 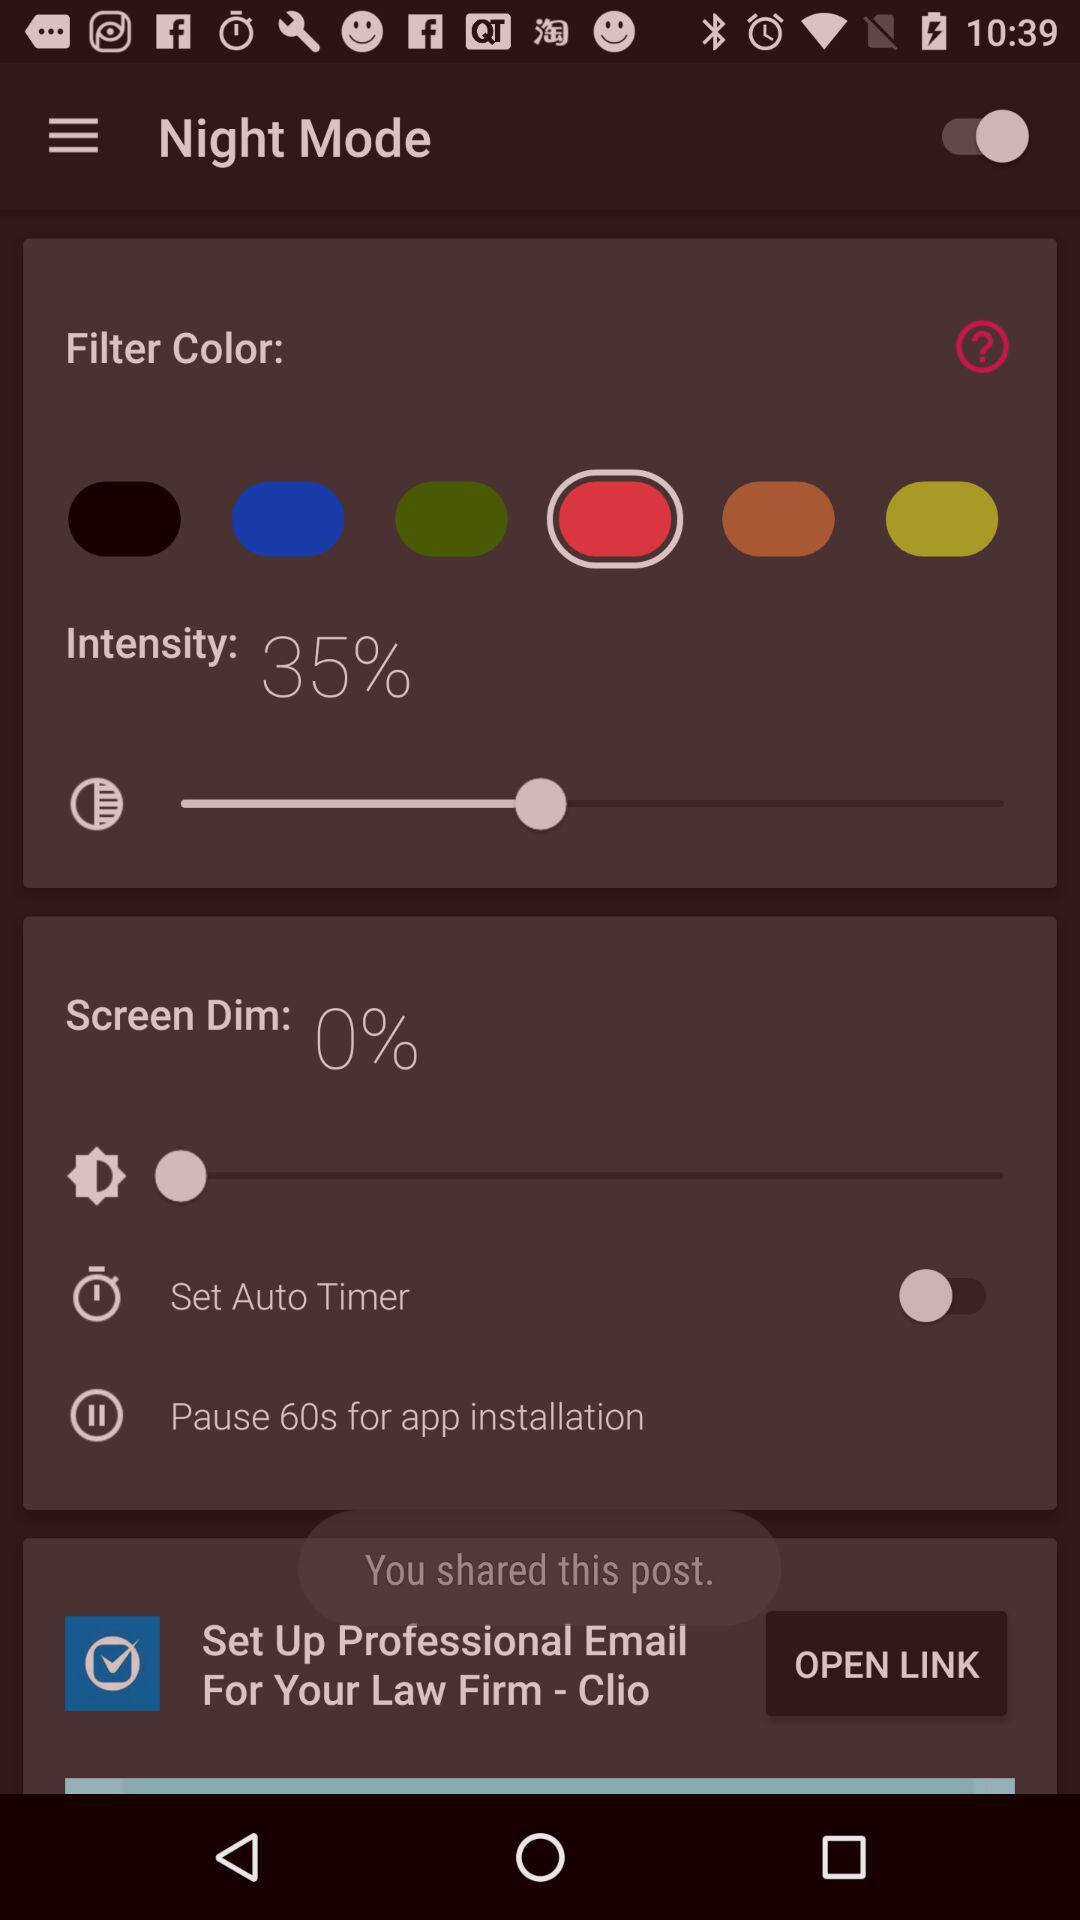 I want to click on increase the volume, so click(x=540, y=1786).